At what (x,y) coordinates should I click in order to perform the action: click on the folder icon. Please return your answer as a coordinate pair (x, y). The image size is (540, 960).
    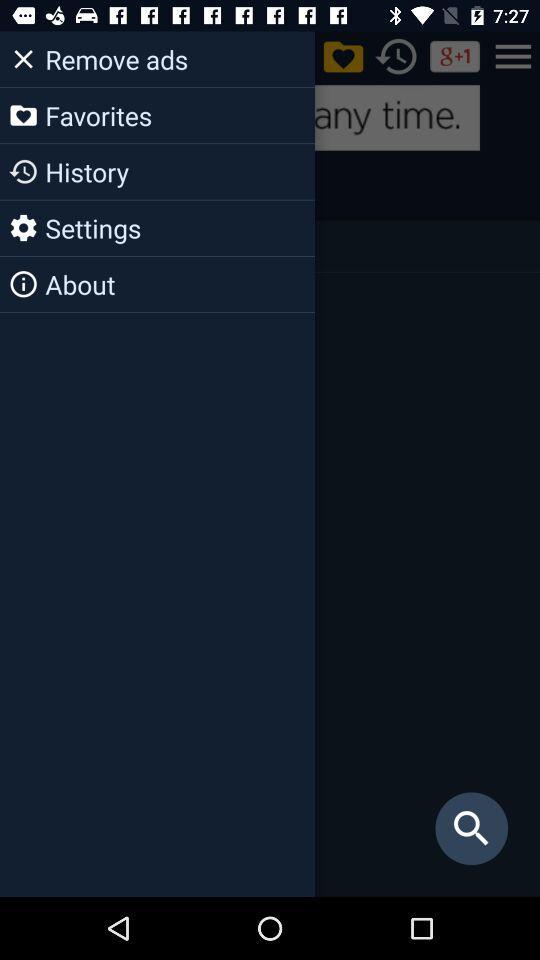
    Looking at the image, I should click on (342, 55).